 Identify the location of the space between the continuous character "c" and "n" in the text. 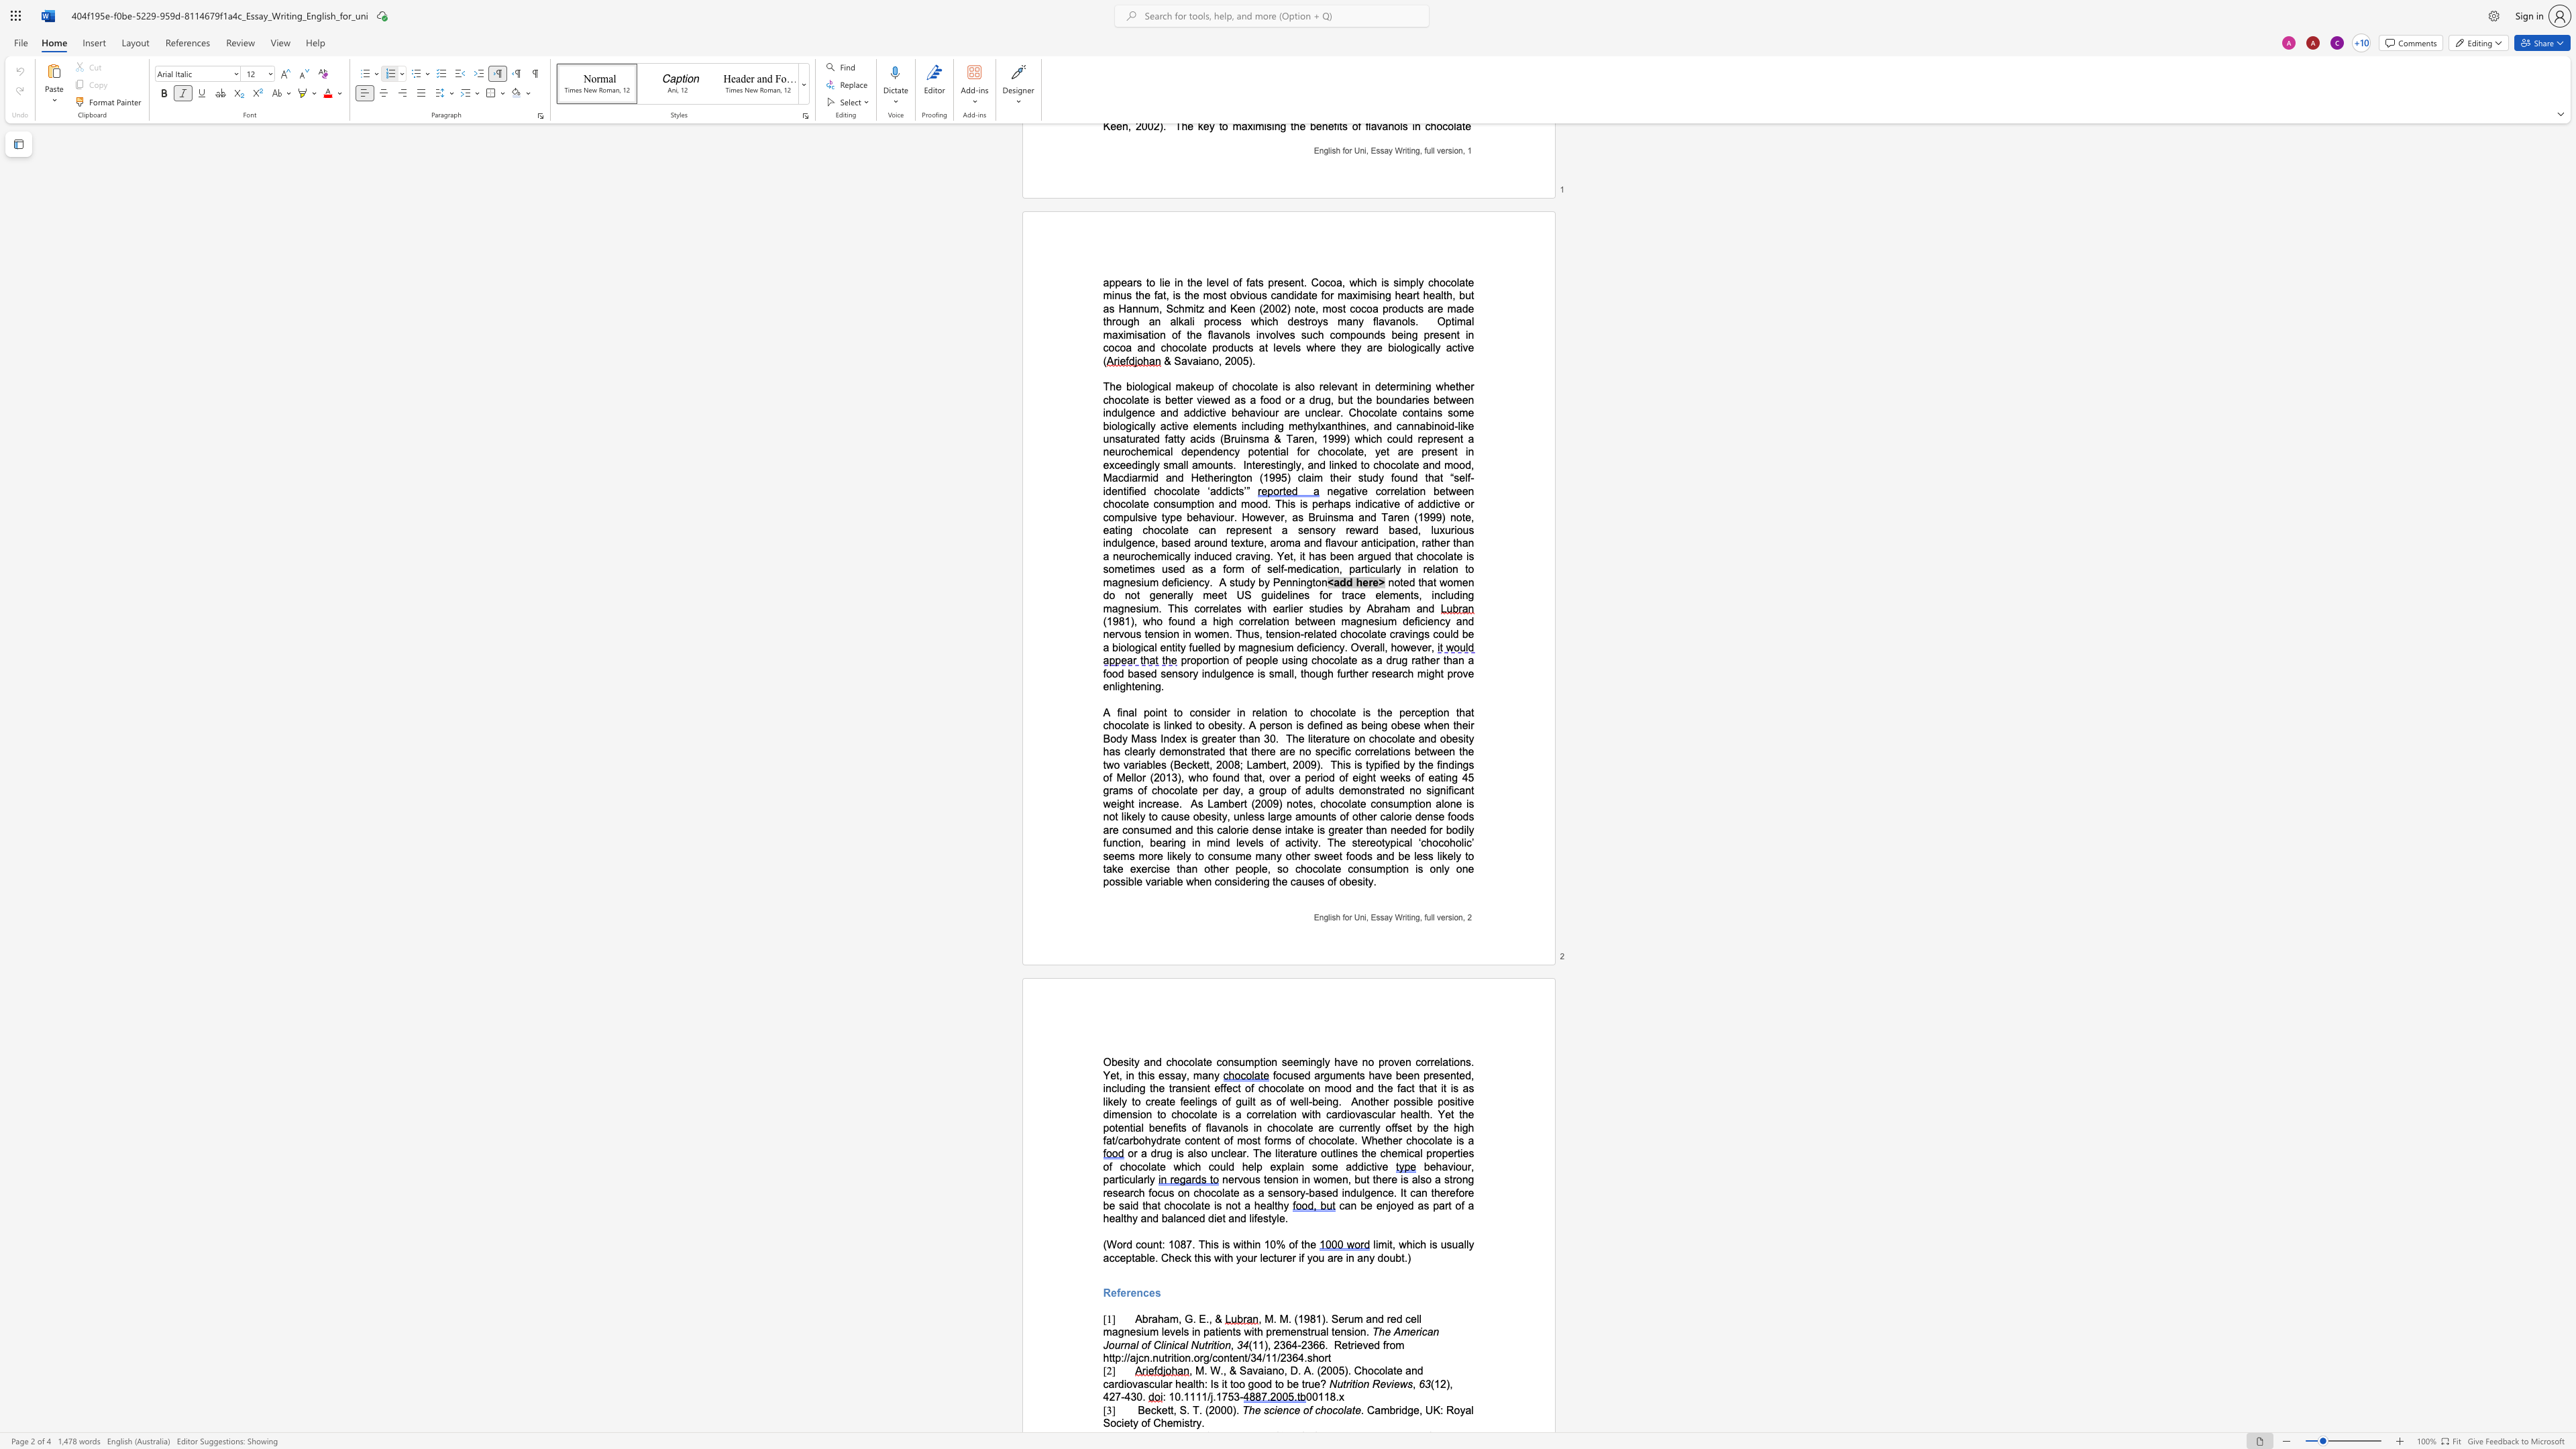
(1142, 1358).